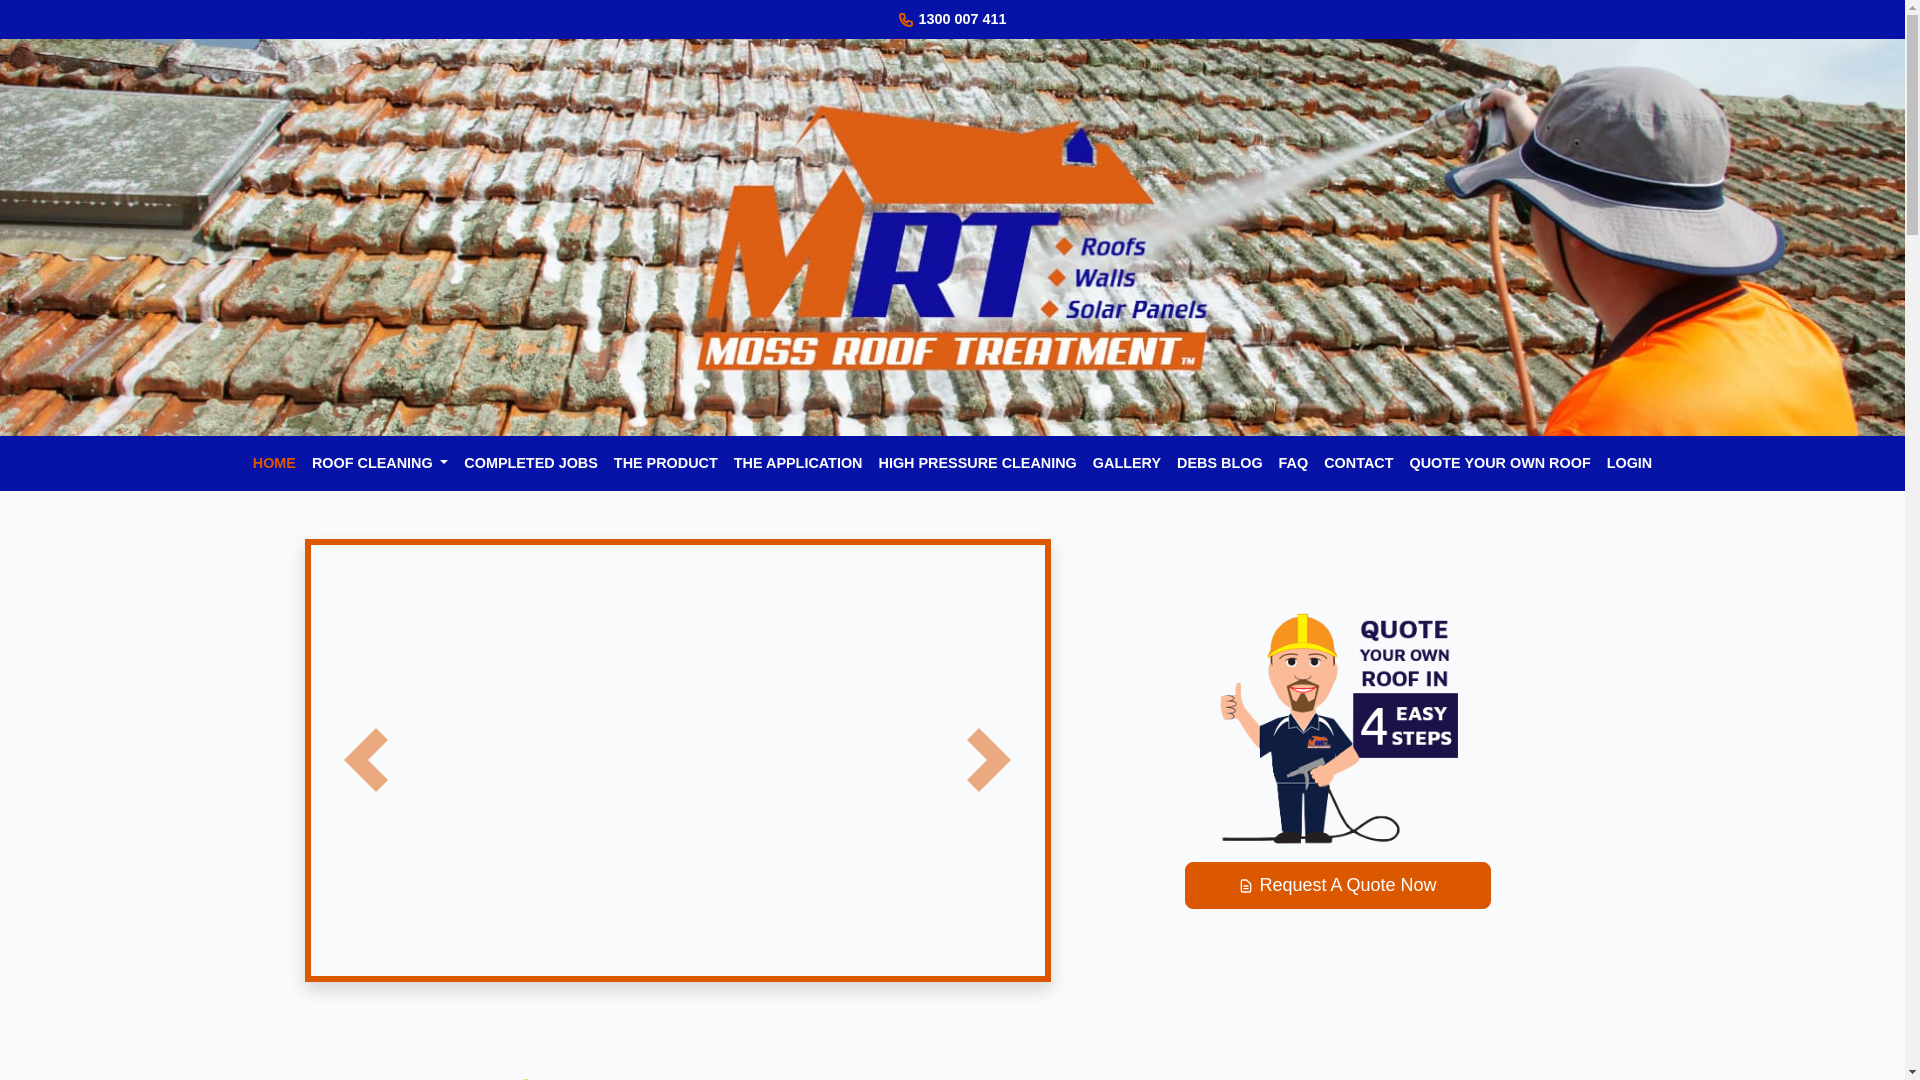 Image resolution: width=1920 pixels, height=1080 pixels. What do you see at coordinates (977, 463) in the screenshot?
I see `'HIGH PRESSURE CLEANING'` at bounding box center [977, 463].